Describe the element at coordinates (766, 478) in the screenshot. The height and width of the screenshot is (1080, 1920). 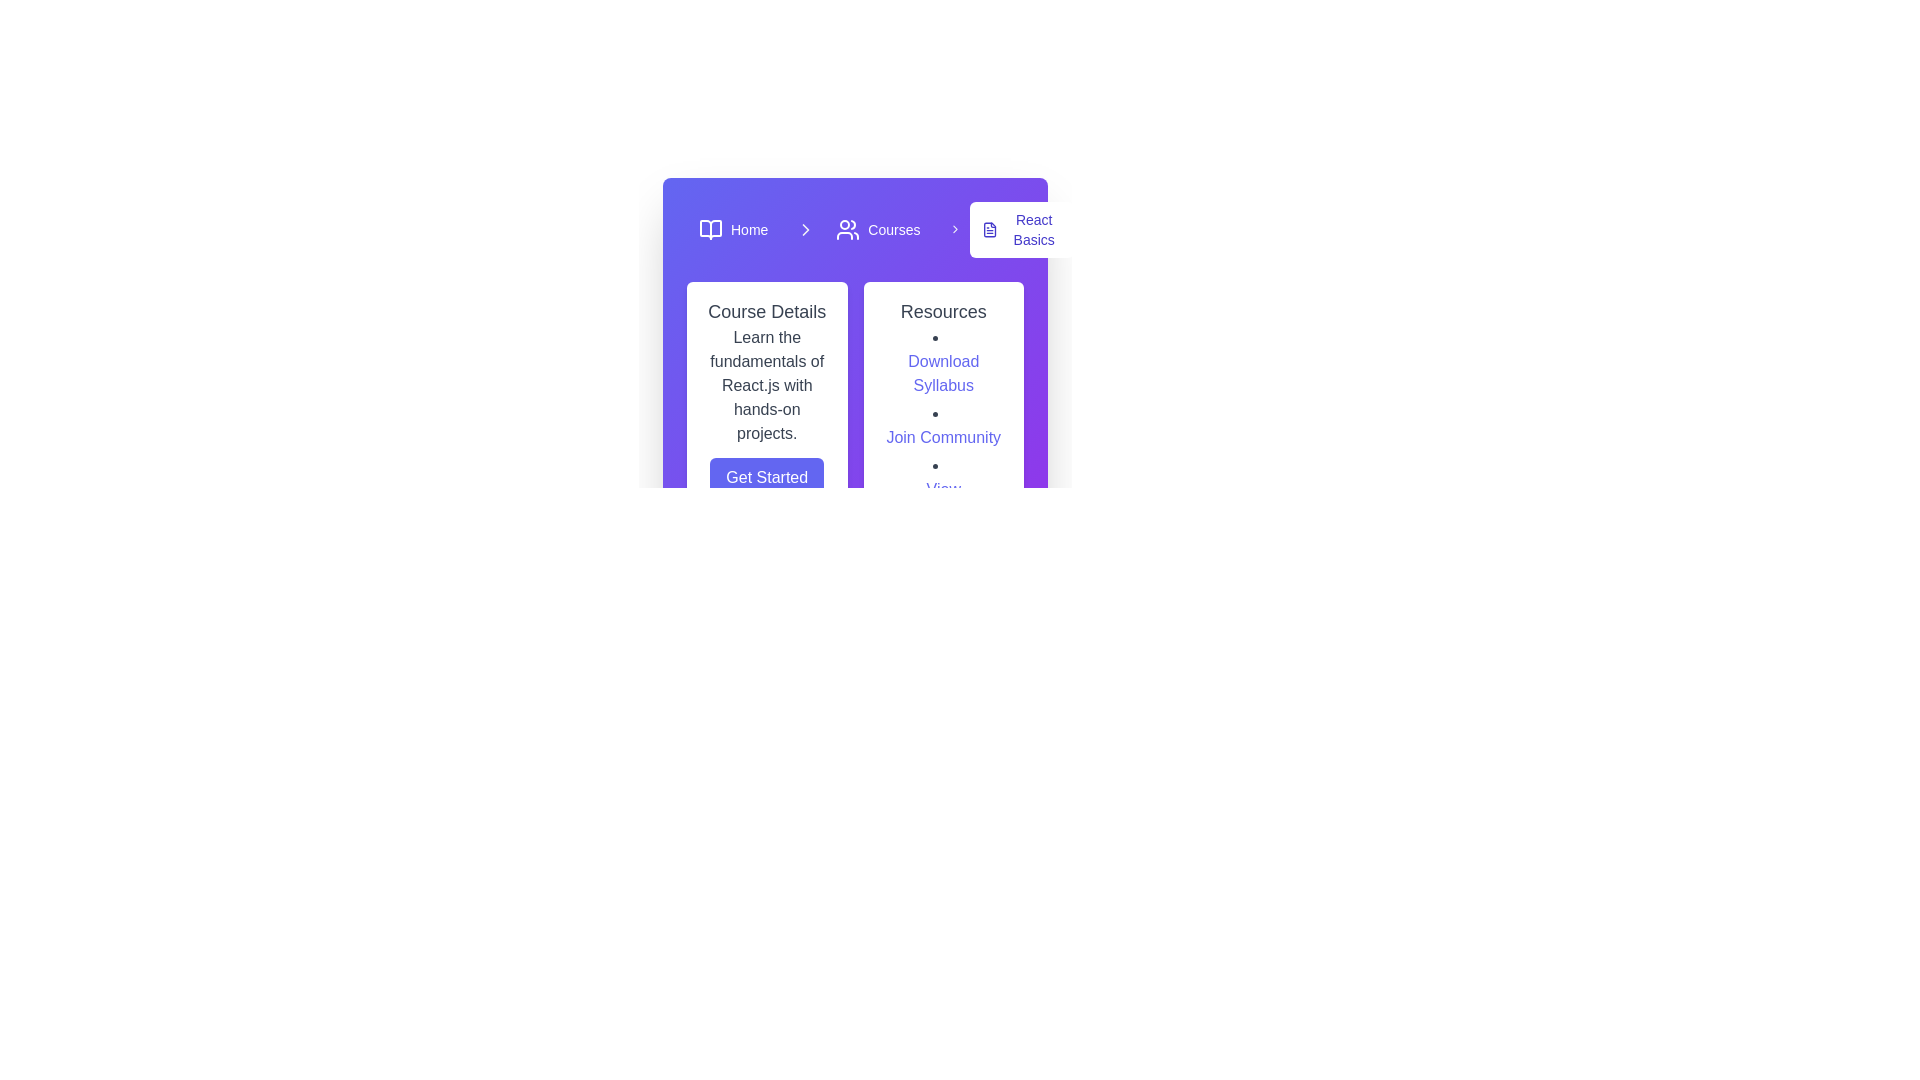
I see `the call-to-action button located at the bottom of the 'Course Details' card` at that location.